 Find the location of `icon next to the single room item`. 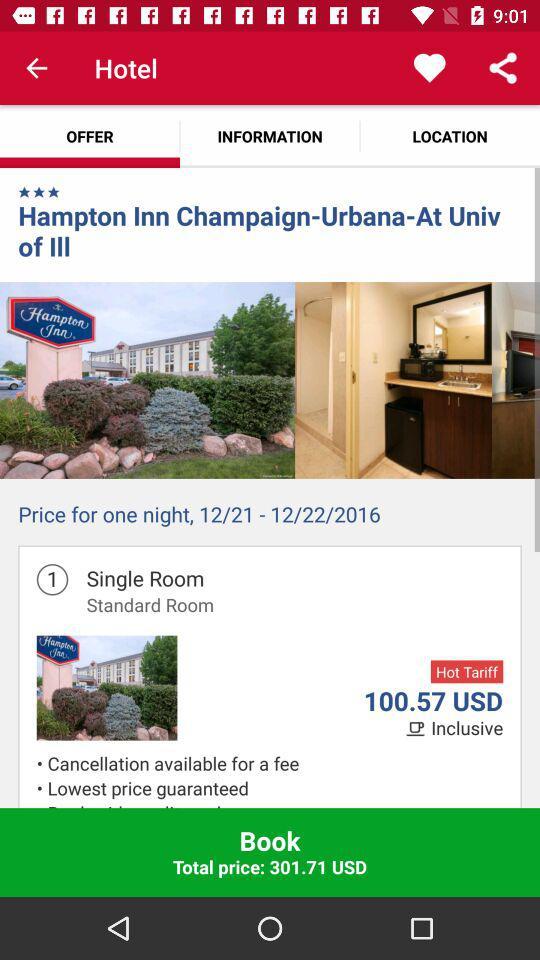

icon next to the single room item is located at coordinates (52, 579).